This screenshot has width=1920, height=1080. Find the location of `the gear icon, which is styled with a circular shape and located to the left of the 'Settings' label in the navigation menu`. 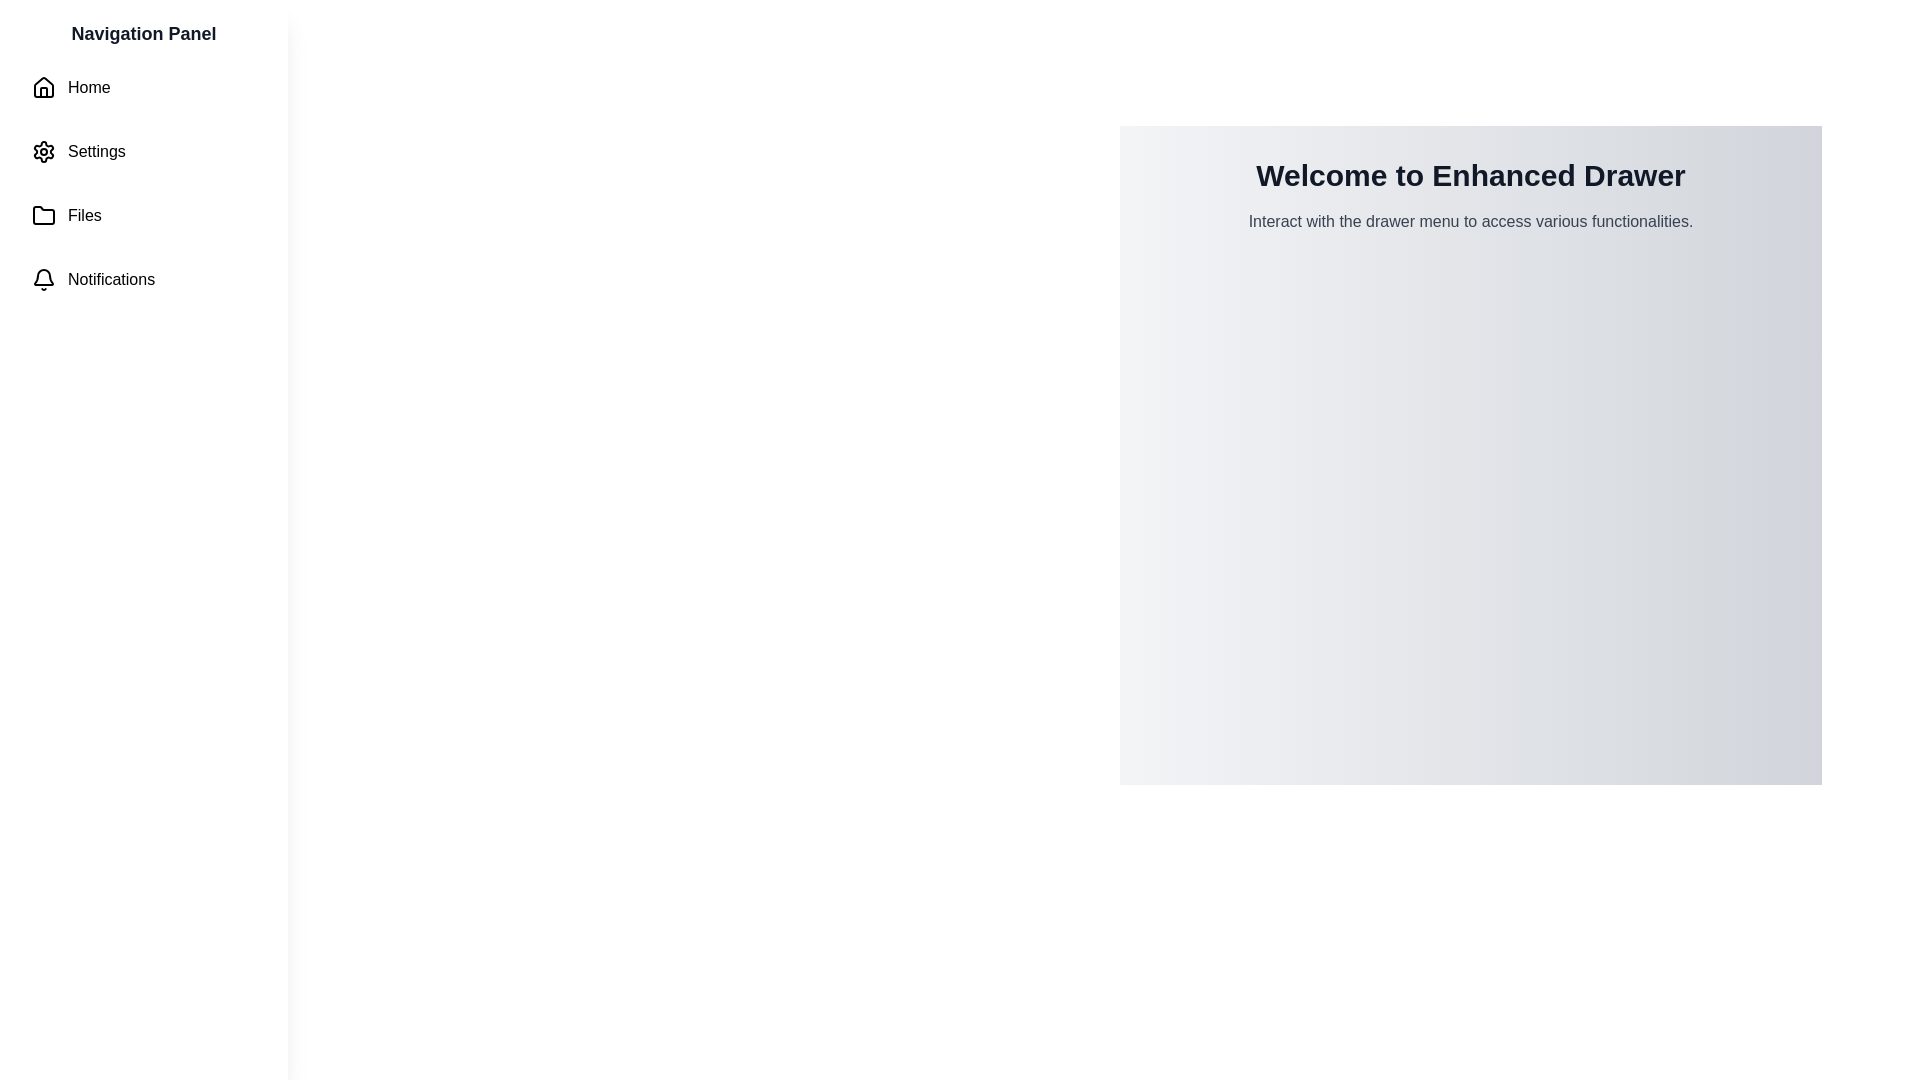

the gear icon, which is styled with a circular shape and located to the left of the 'Settings' label in the navigation menu is located at coordinates (43, 150).